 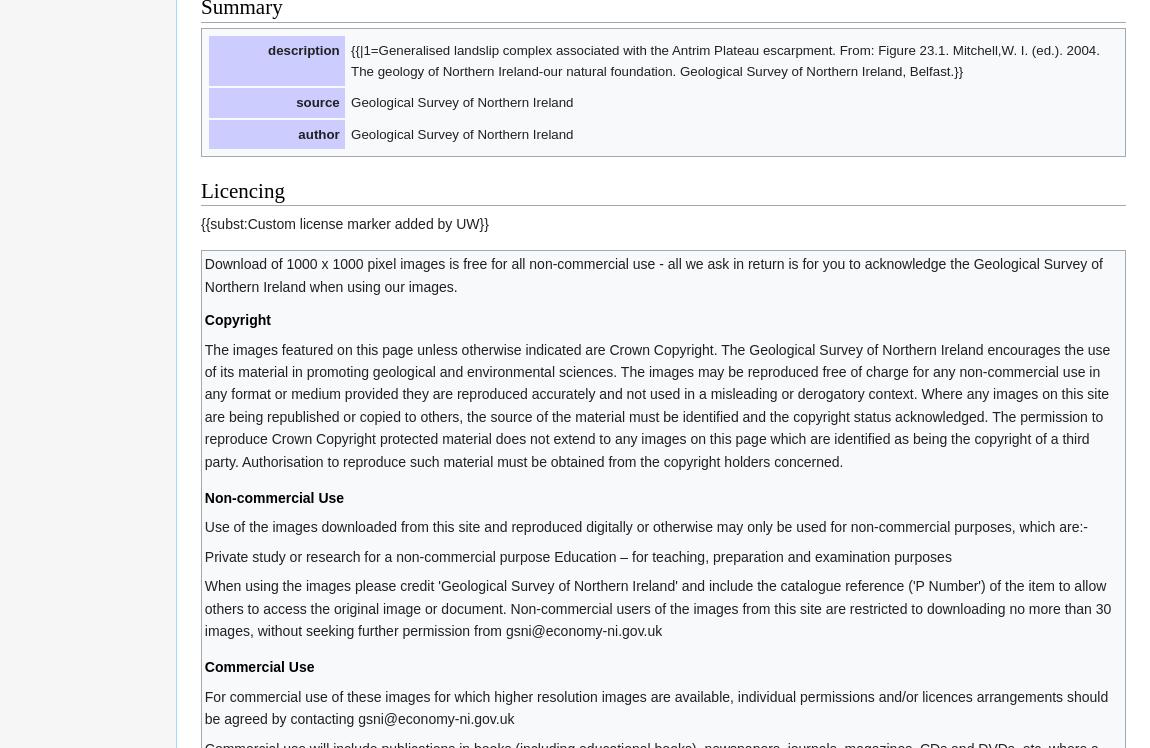 What do you see at coordinates (200, 224) in the screenshot?
I see `'{{subst:Custom license marker added by UW}}'` at bounding box center [200, 224].